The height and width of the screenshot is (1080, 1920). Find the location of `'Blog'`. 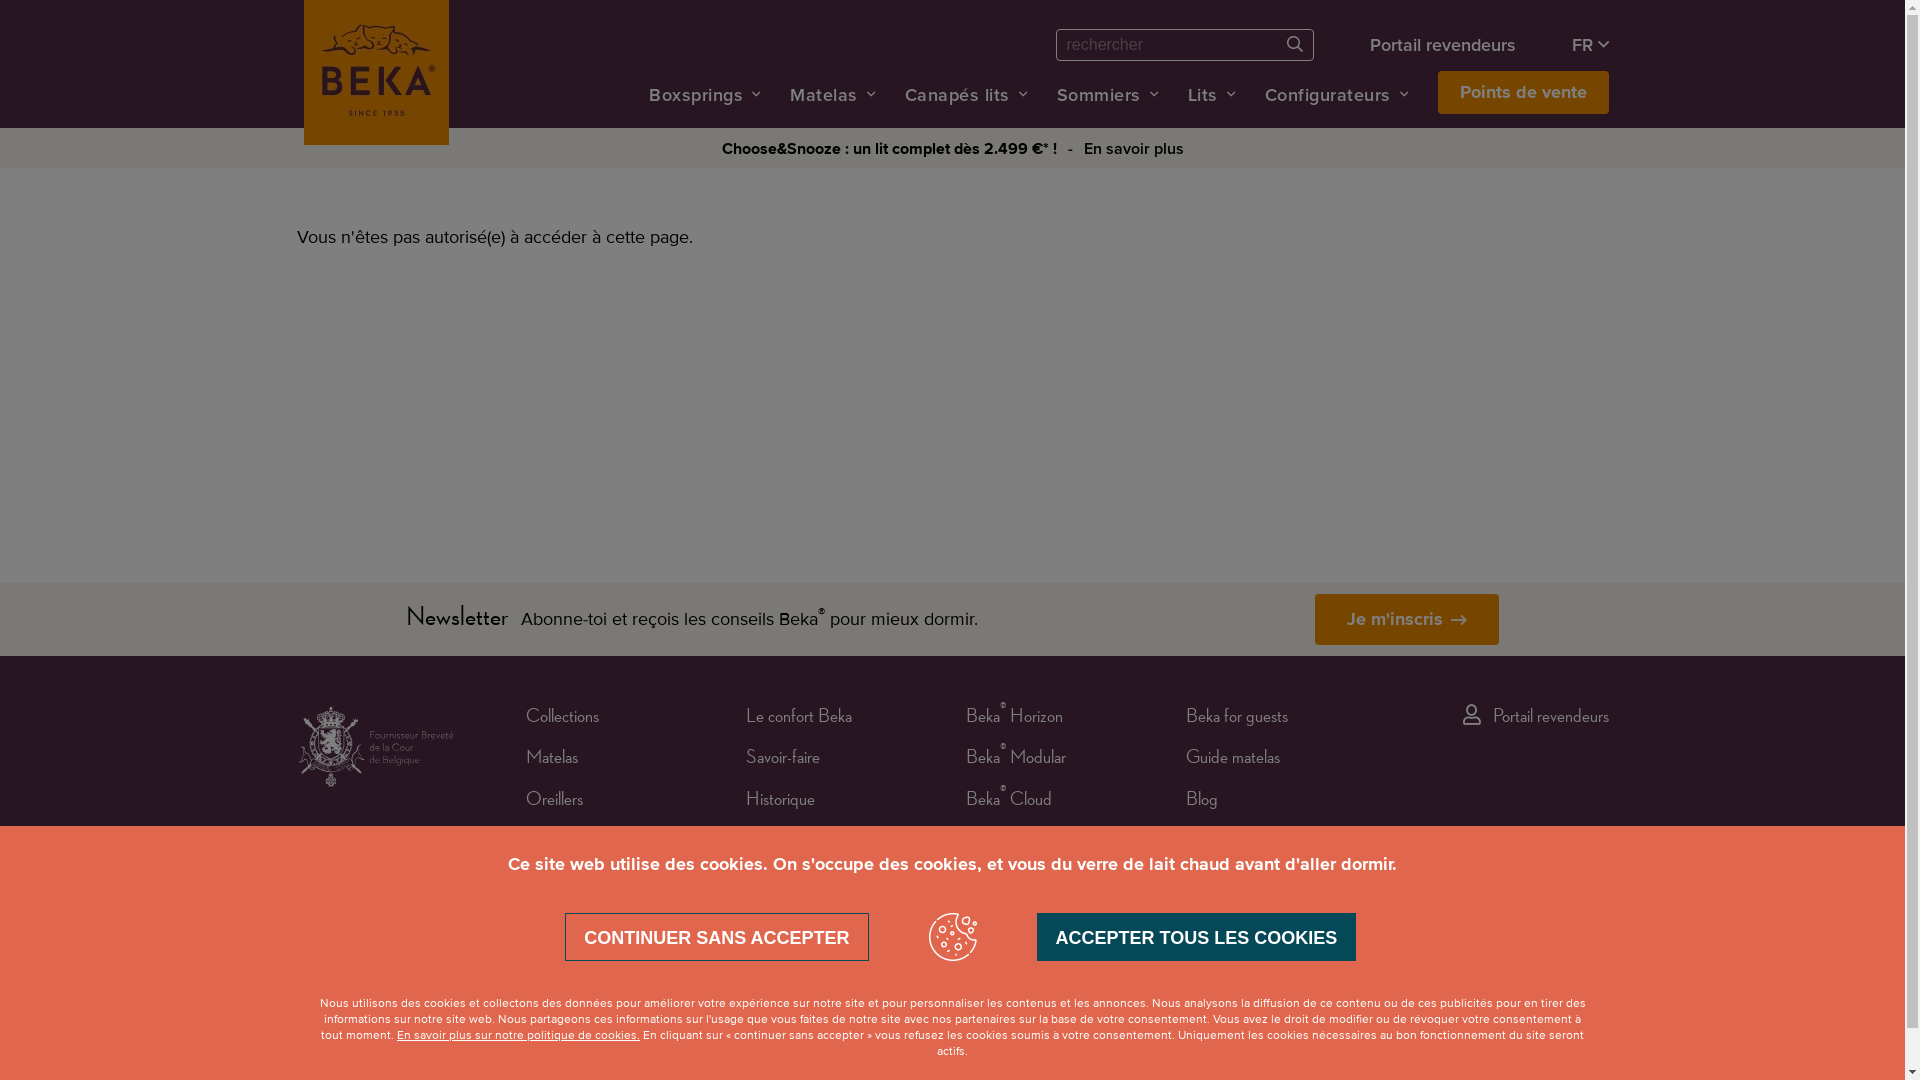

'Blog' is located at coordinates (1200, 801).